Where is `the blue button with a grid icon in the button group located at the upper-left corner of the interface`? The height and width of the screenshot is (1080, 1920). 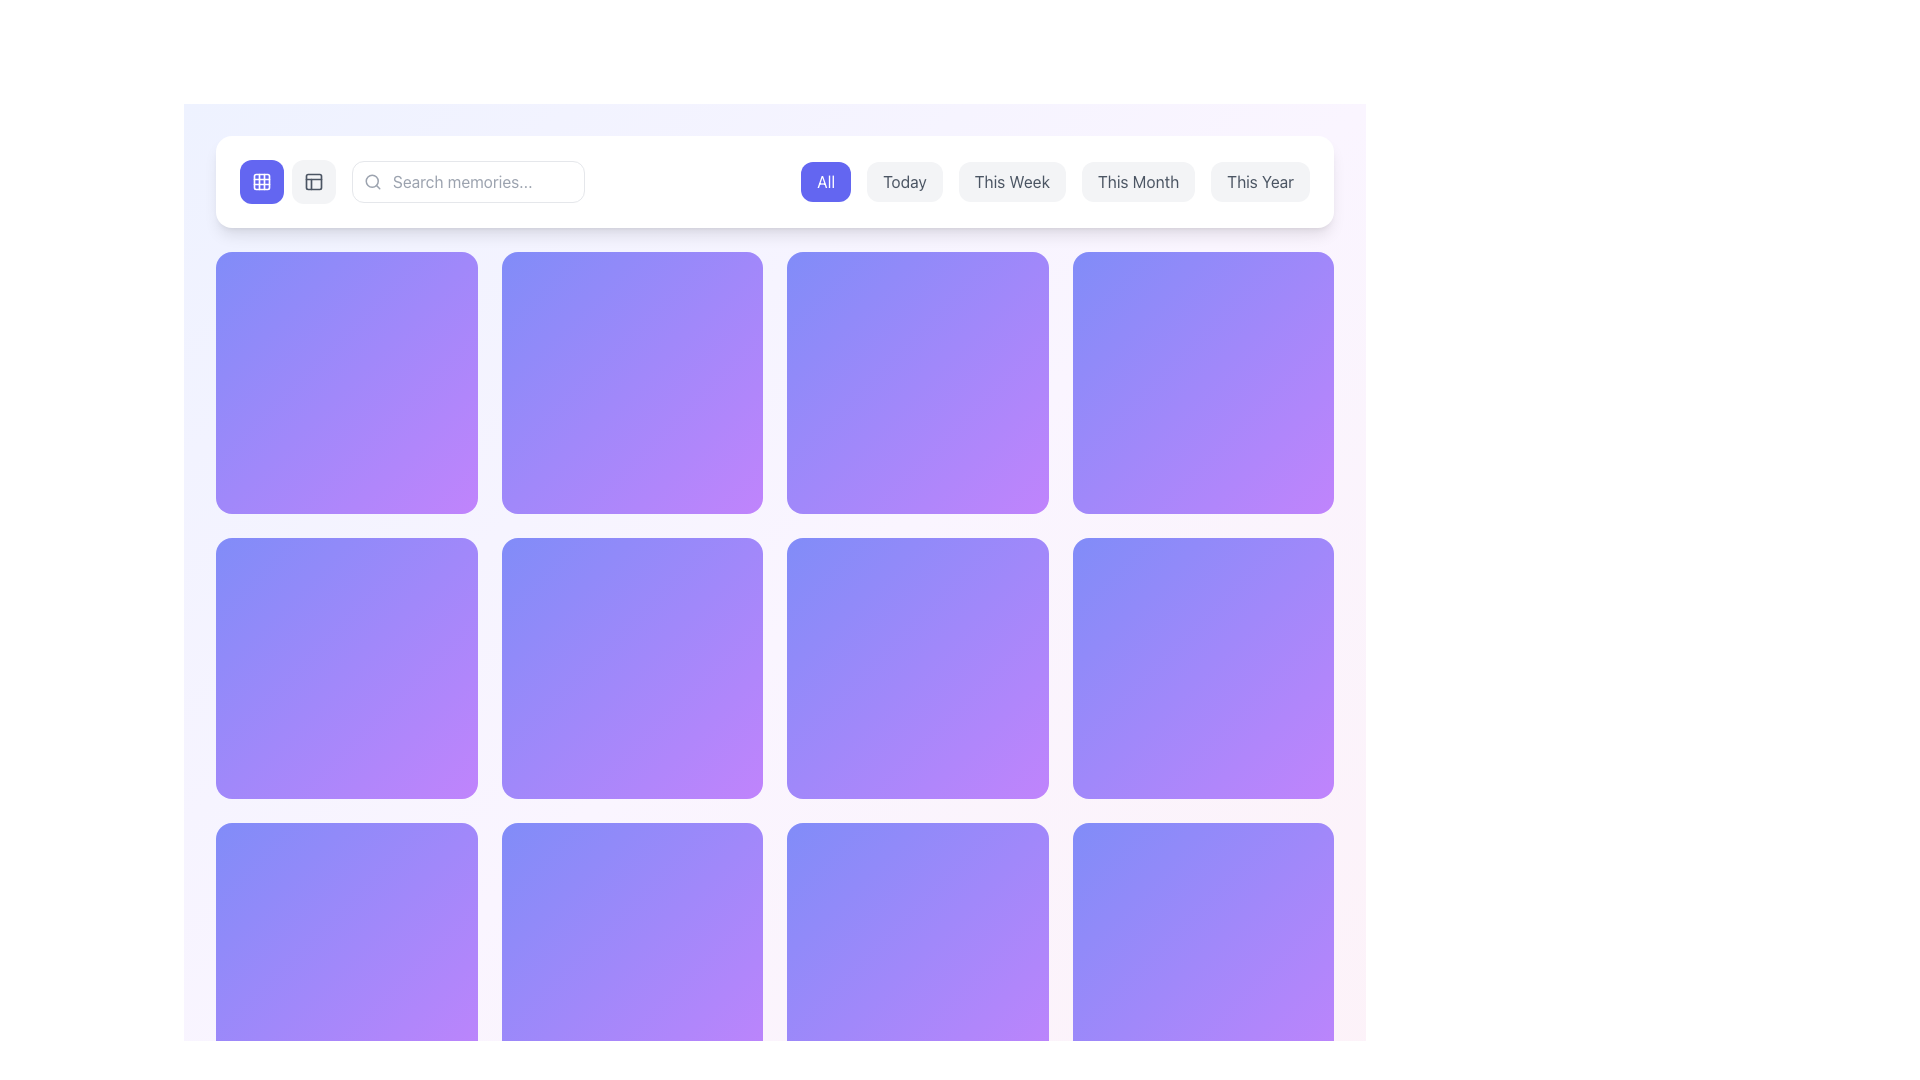 the blue button with a grid icon in the button group located at the upper-left corner of the interface is located at coordinates (287, 181).